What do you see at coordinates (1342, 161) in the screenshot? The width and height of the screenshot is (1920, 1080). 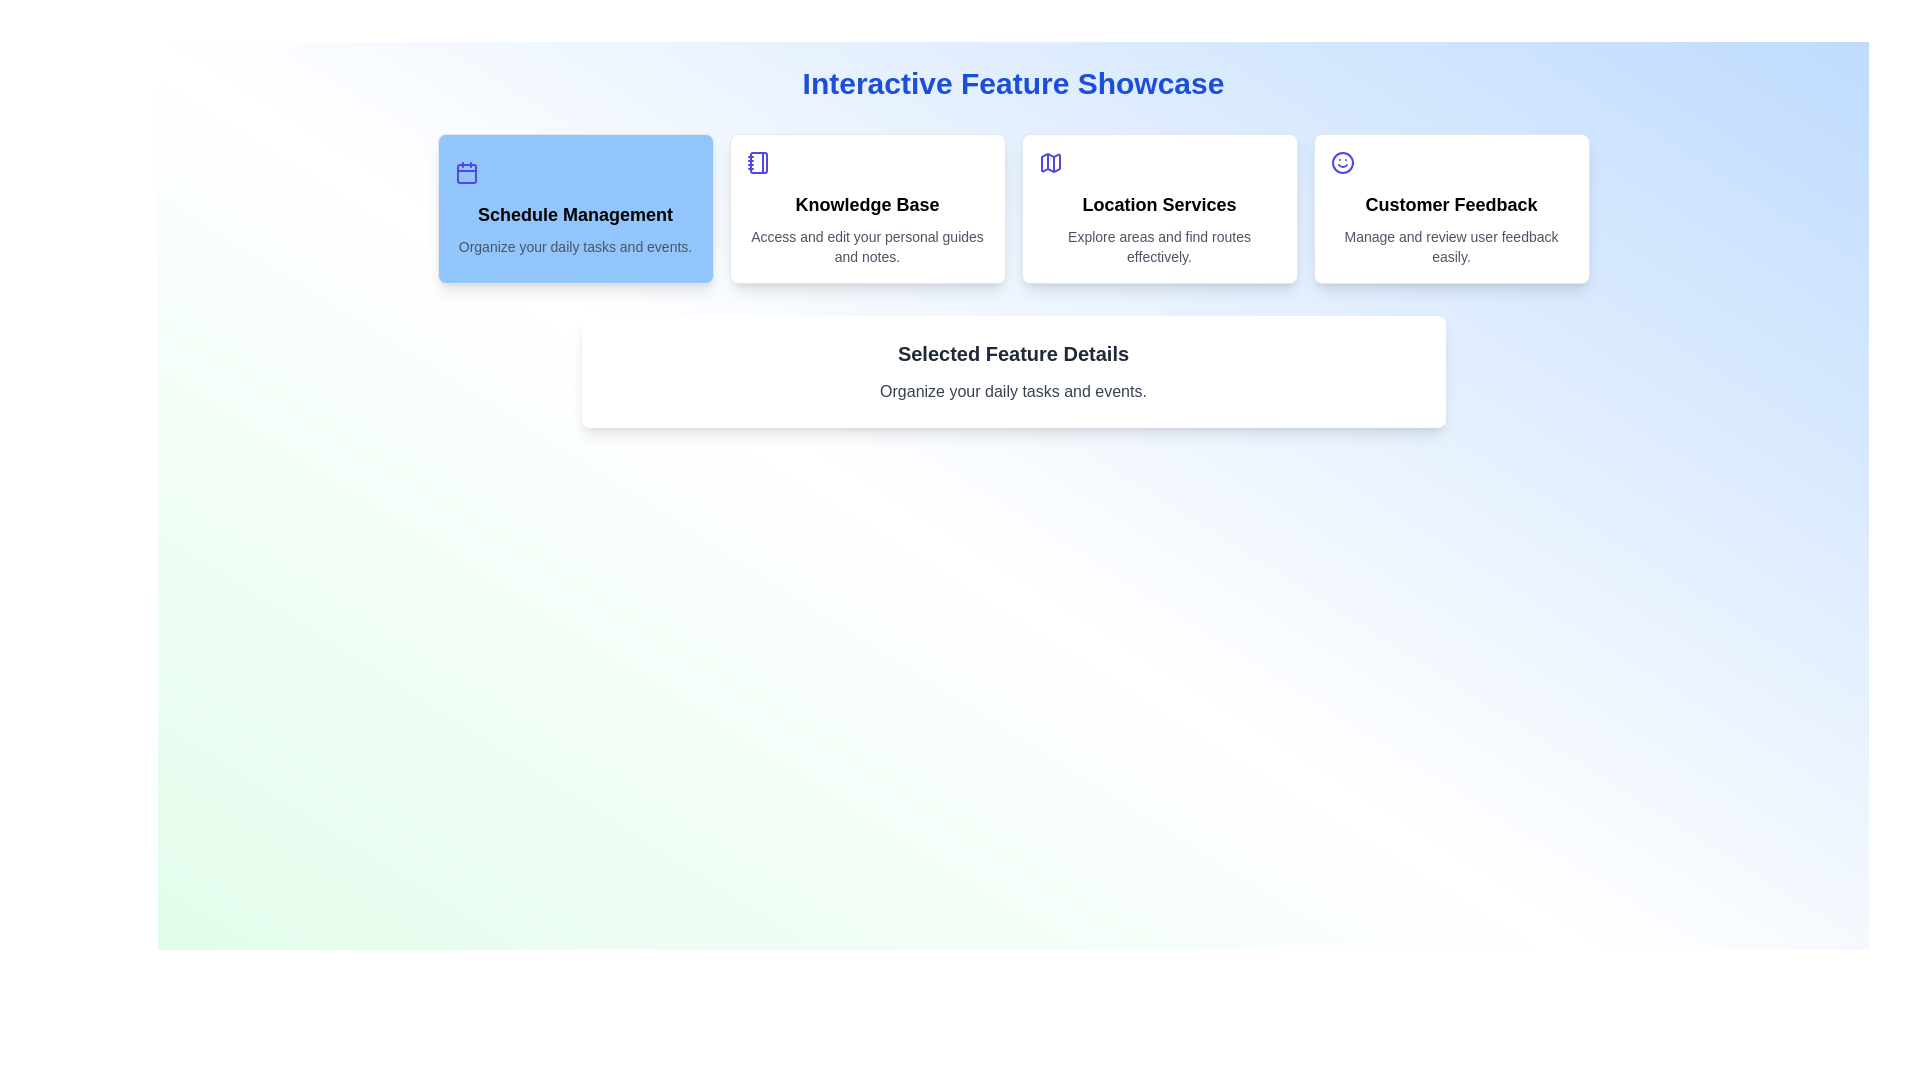 I see `the 'Customer Feedback' icon located at the top right corner of the third card, which symbolizes user sentiment` at bounding box center [1342, 161].